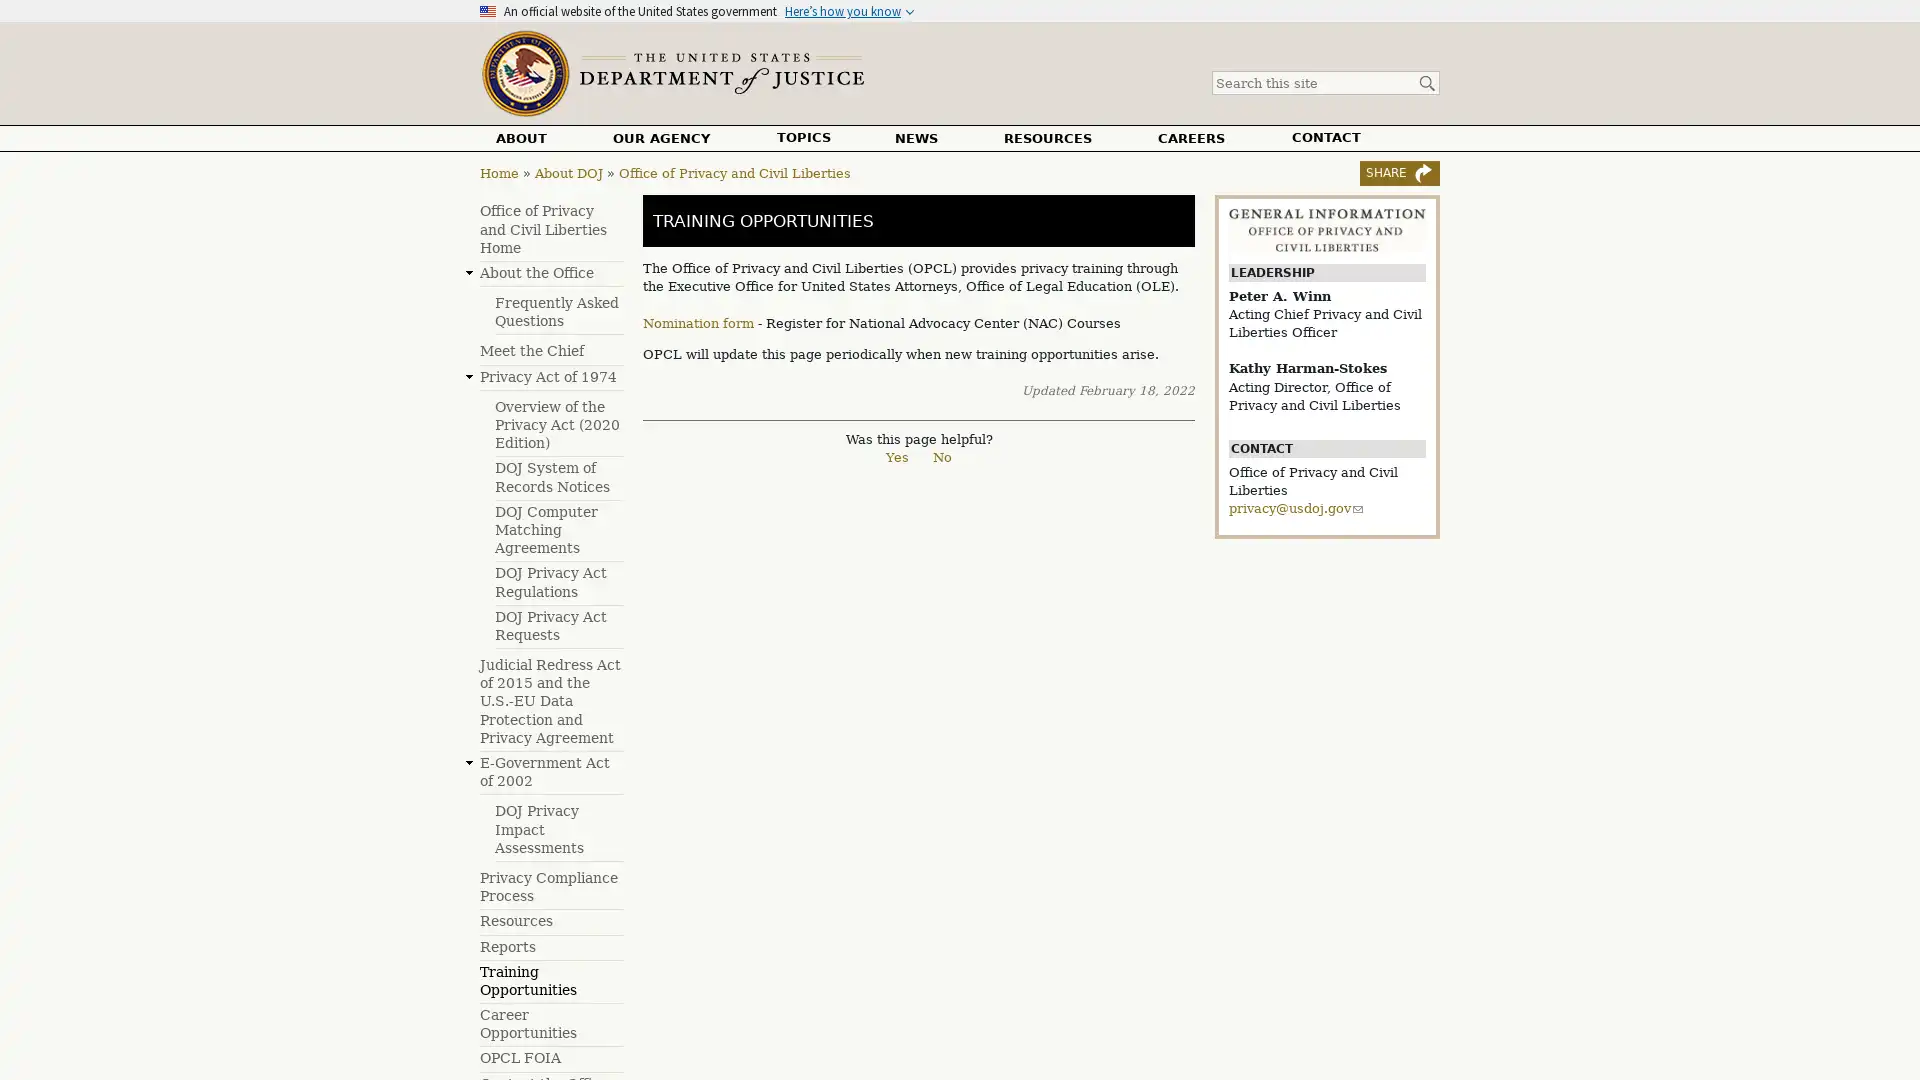 This screenshot has width=1920, height=1080. Describe the element at coordinates (849, 11) in the screenshot. I see `Heres how you know` at that location.